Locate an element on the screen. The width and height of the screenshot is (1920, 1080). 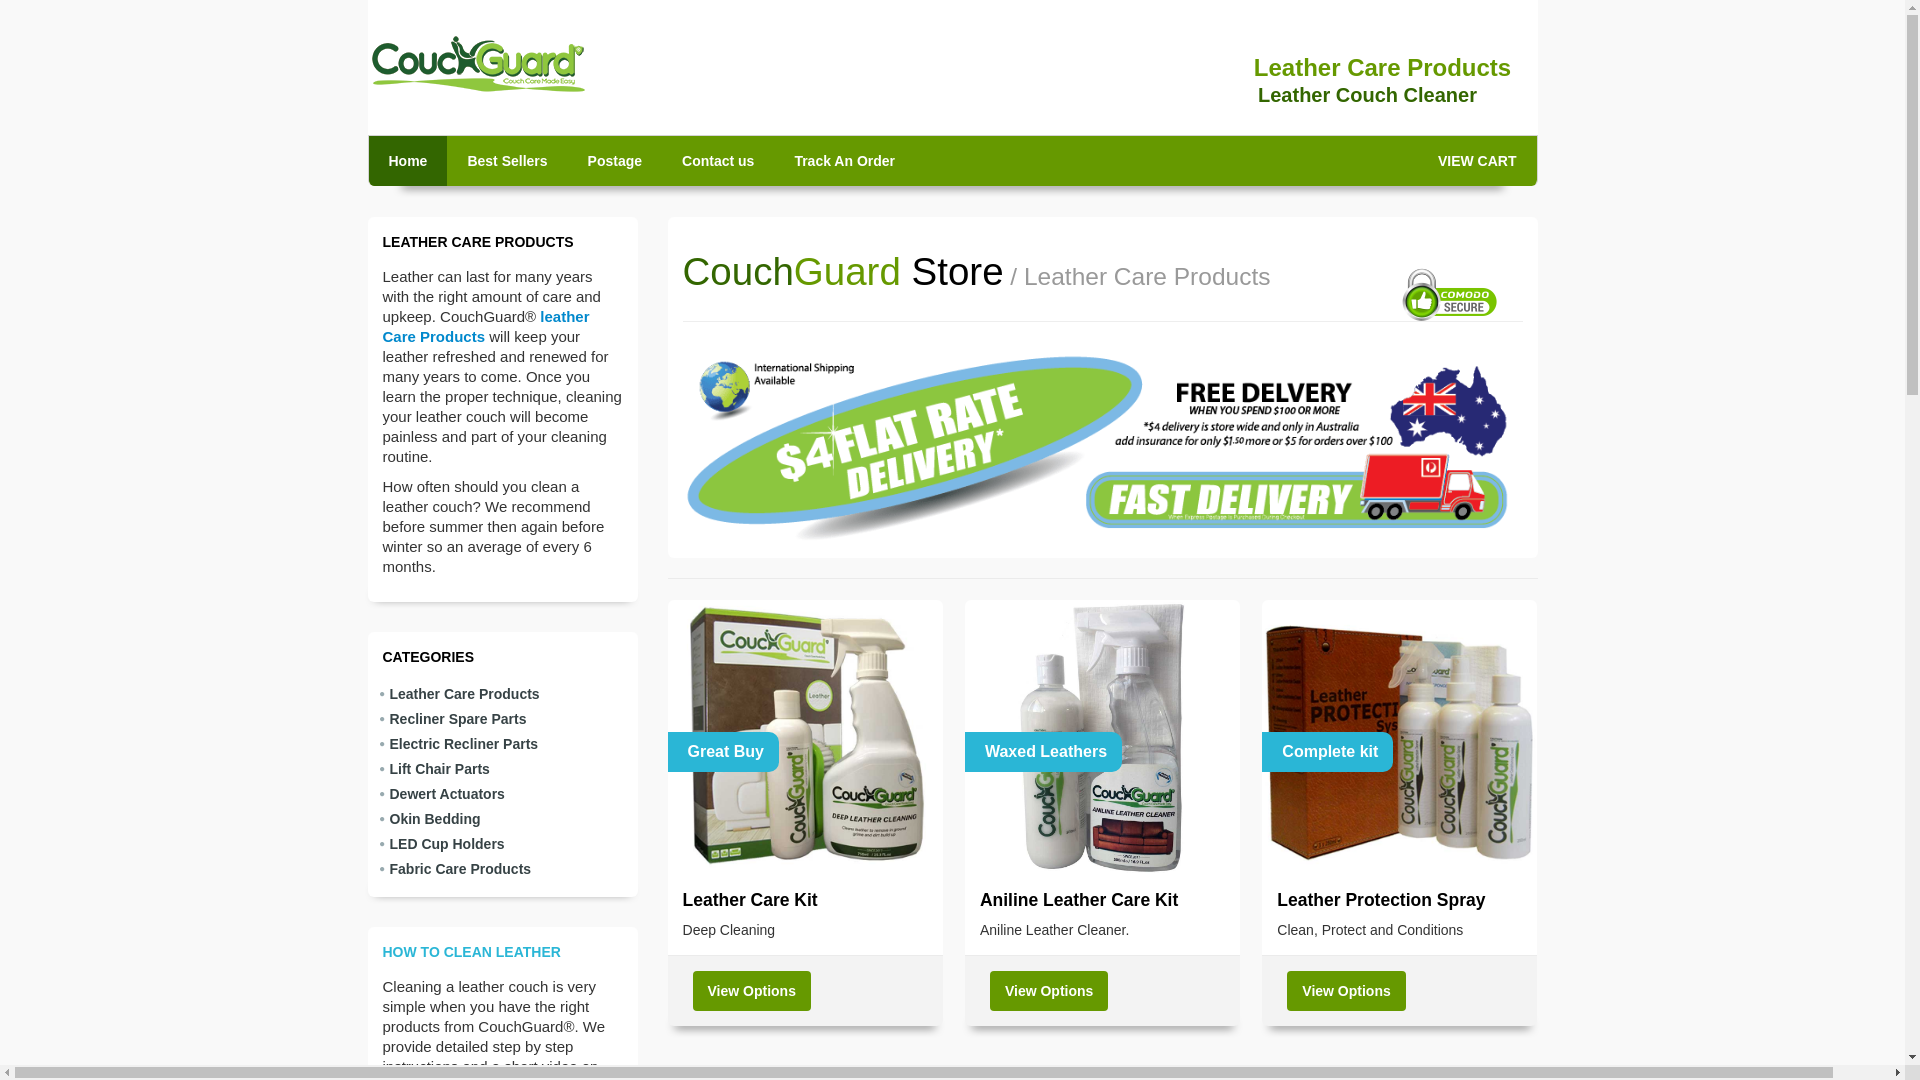
'Electric Recliner Parts' is located at coordinates (389, 744).